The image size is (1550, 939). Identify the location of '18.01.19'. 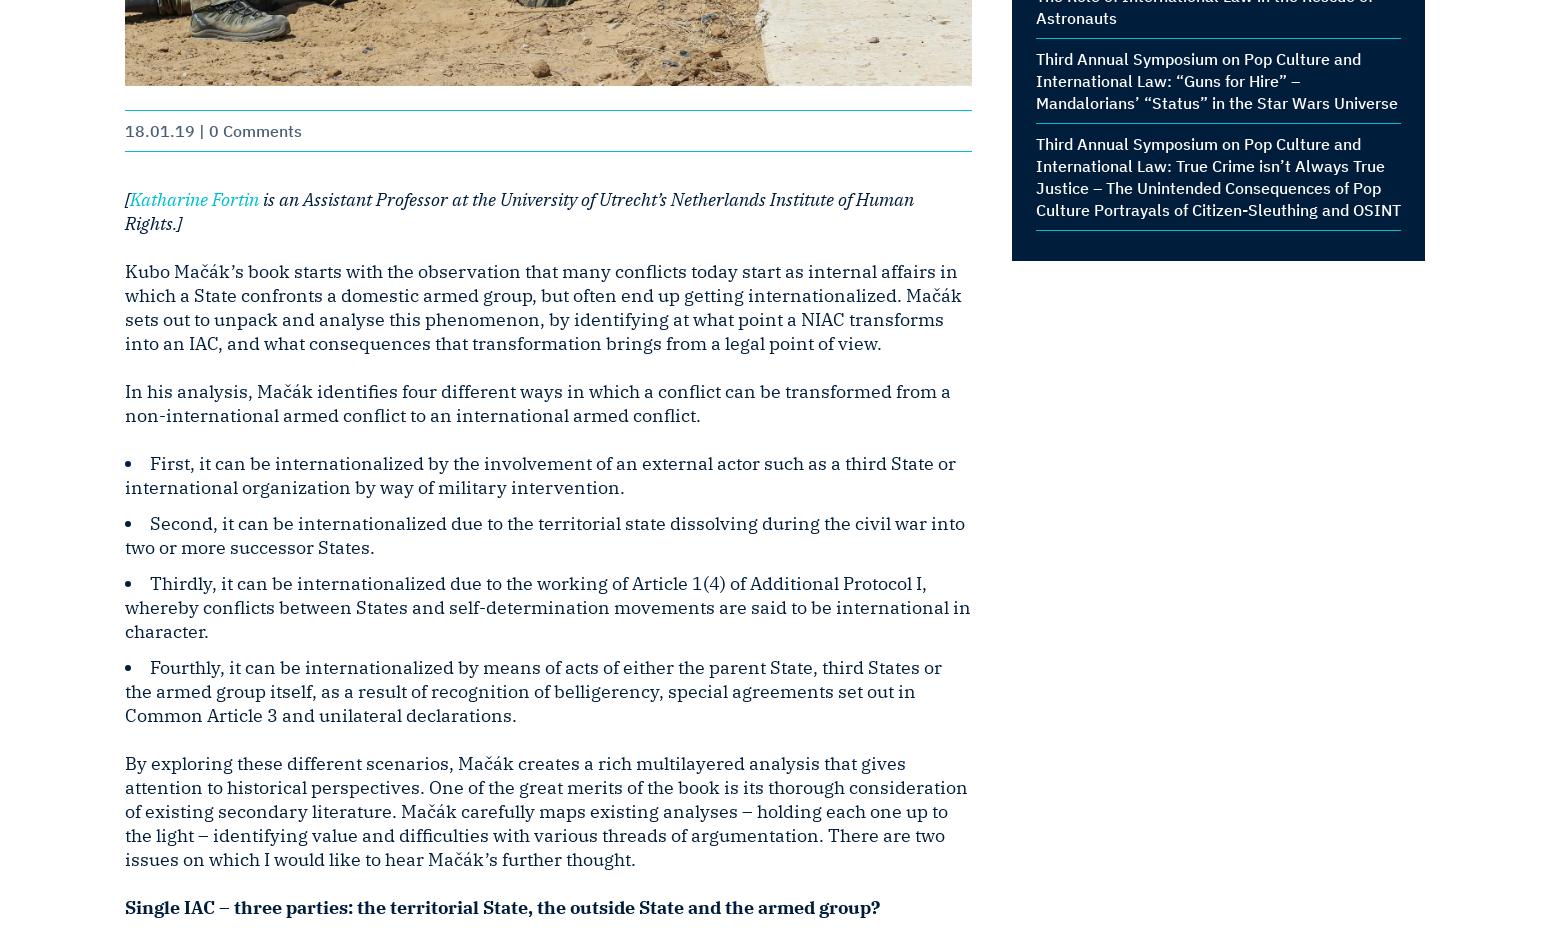
(158, 129).